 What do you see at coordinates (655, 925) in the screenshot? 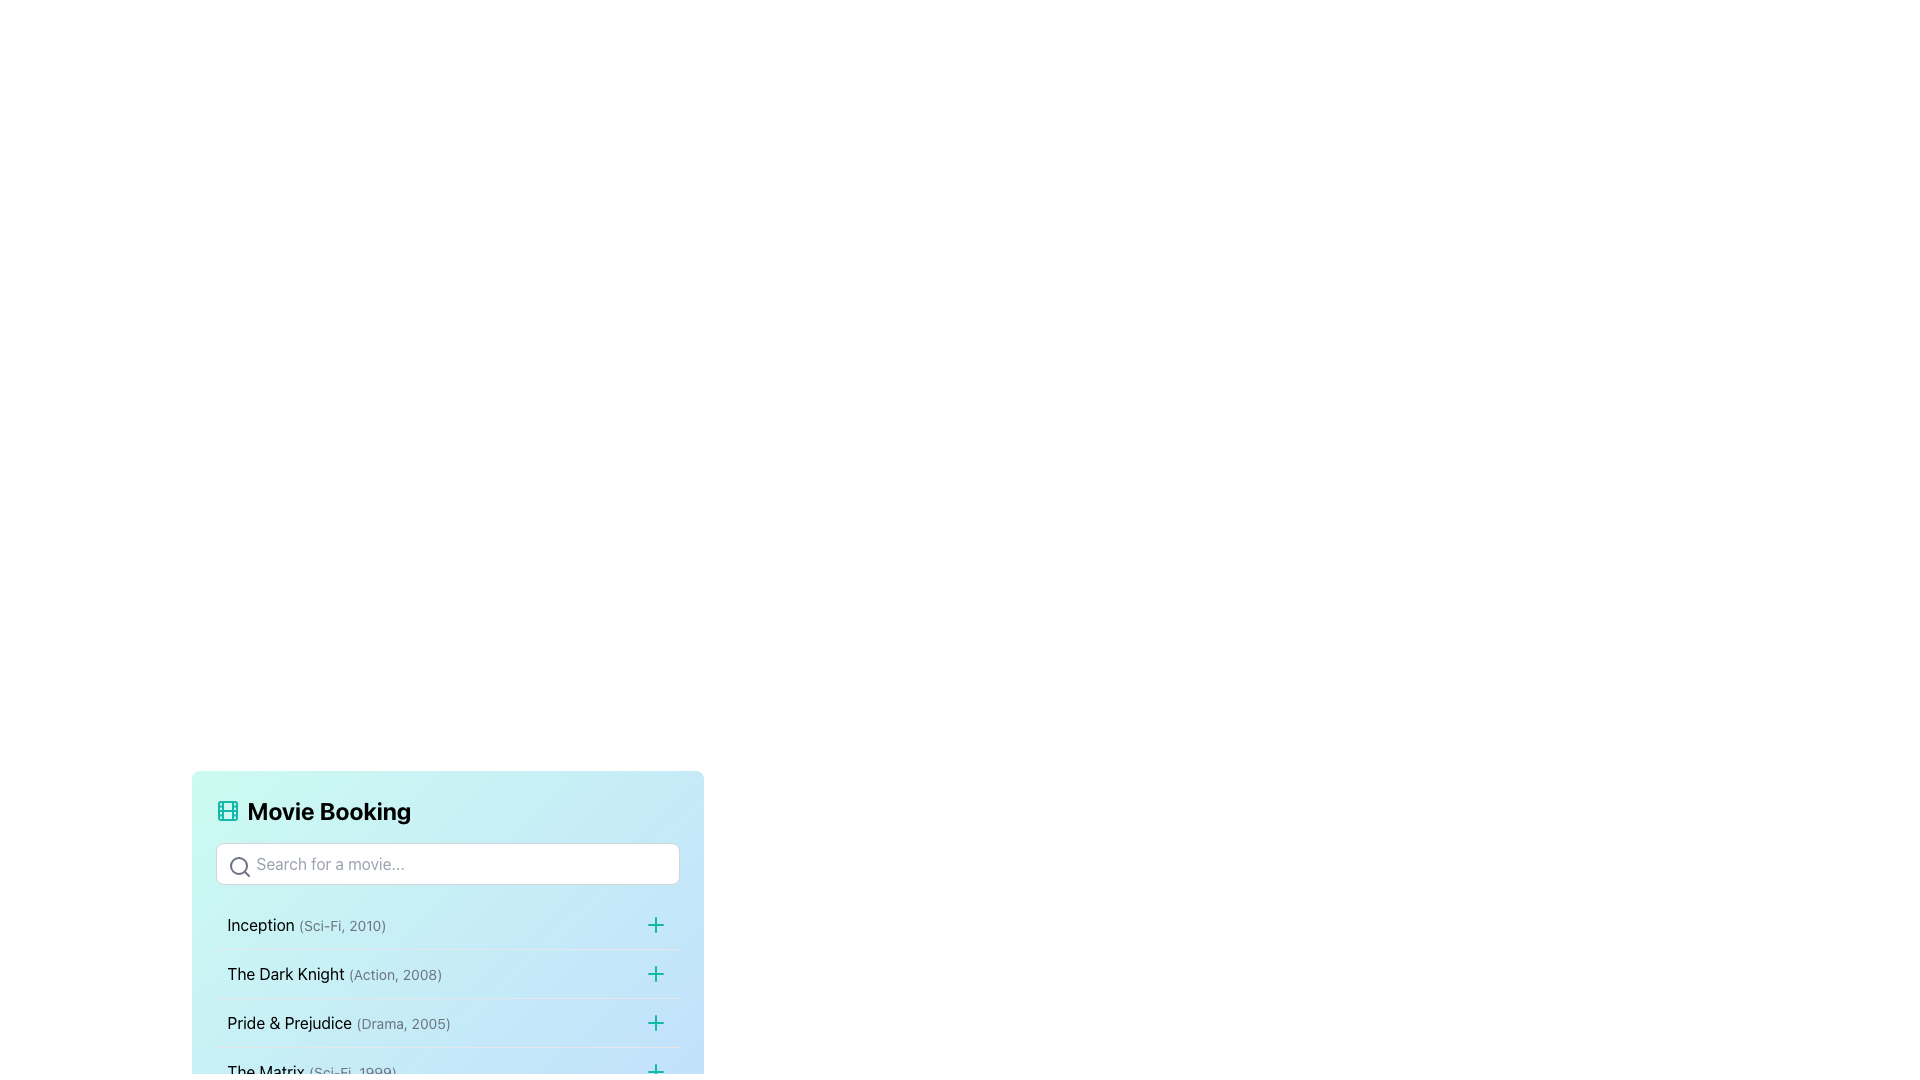
I see `the button` at bounding box center [655, 925].